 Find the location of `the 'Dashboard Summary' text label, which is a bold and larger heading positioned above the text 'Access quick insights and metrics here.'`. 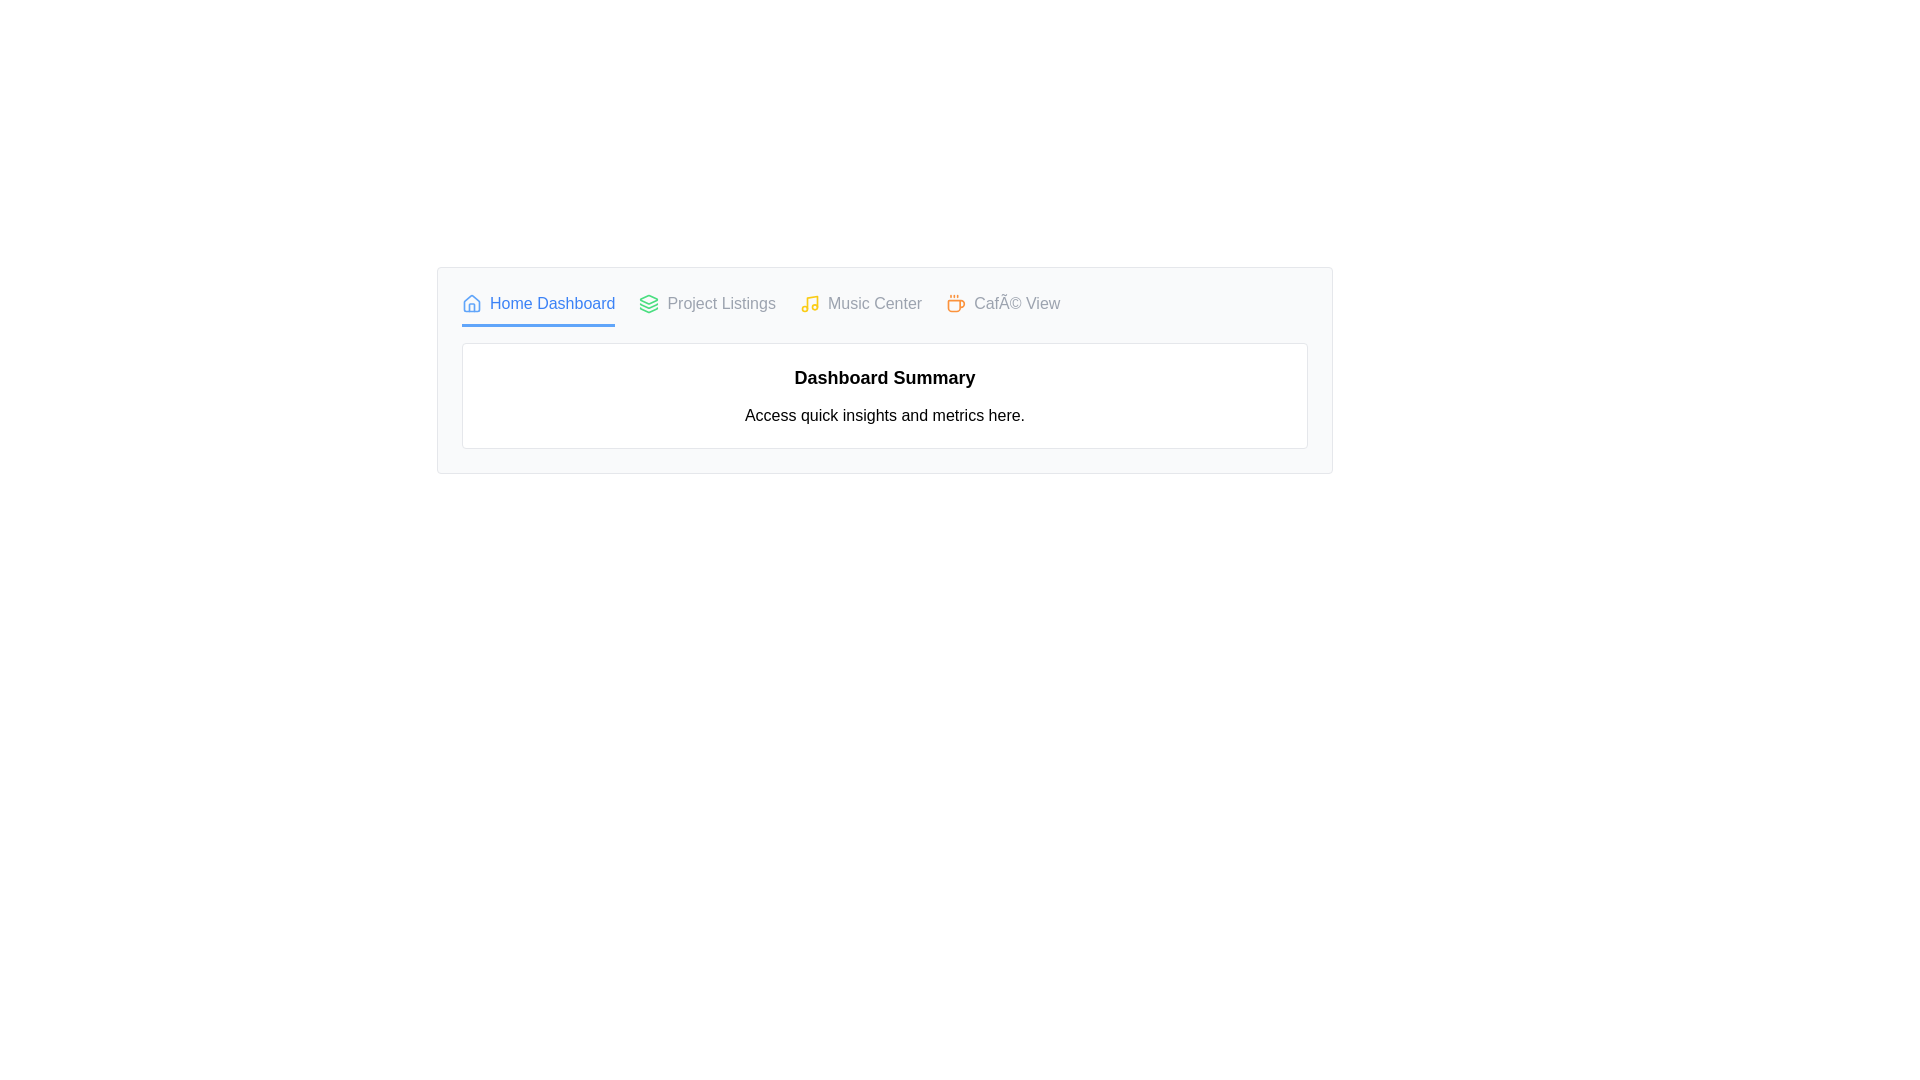

the 'Dashboard Summary' text label, which is a bold and larger heading positioned above the text 'Access quick insights and metrics here.' is located at coordinates (883, 378).